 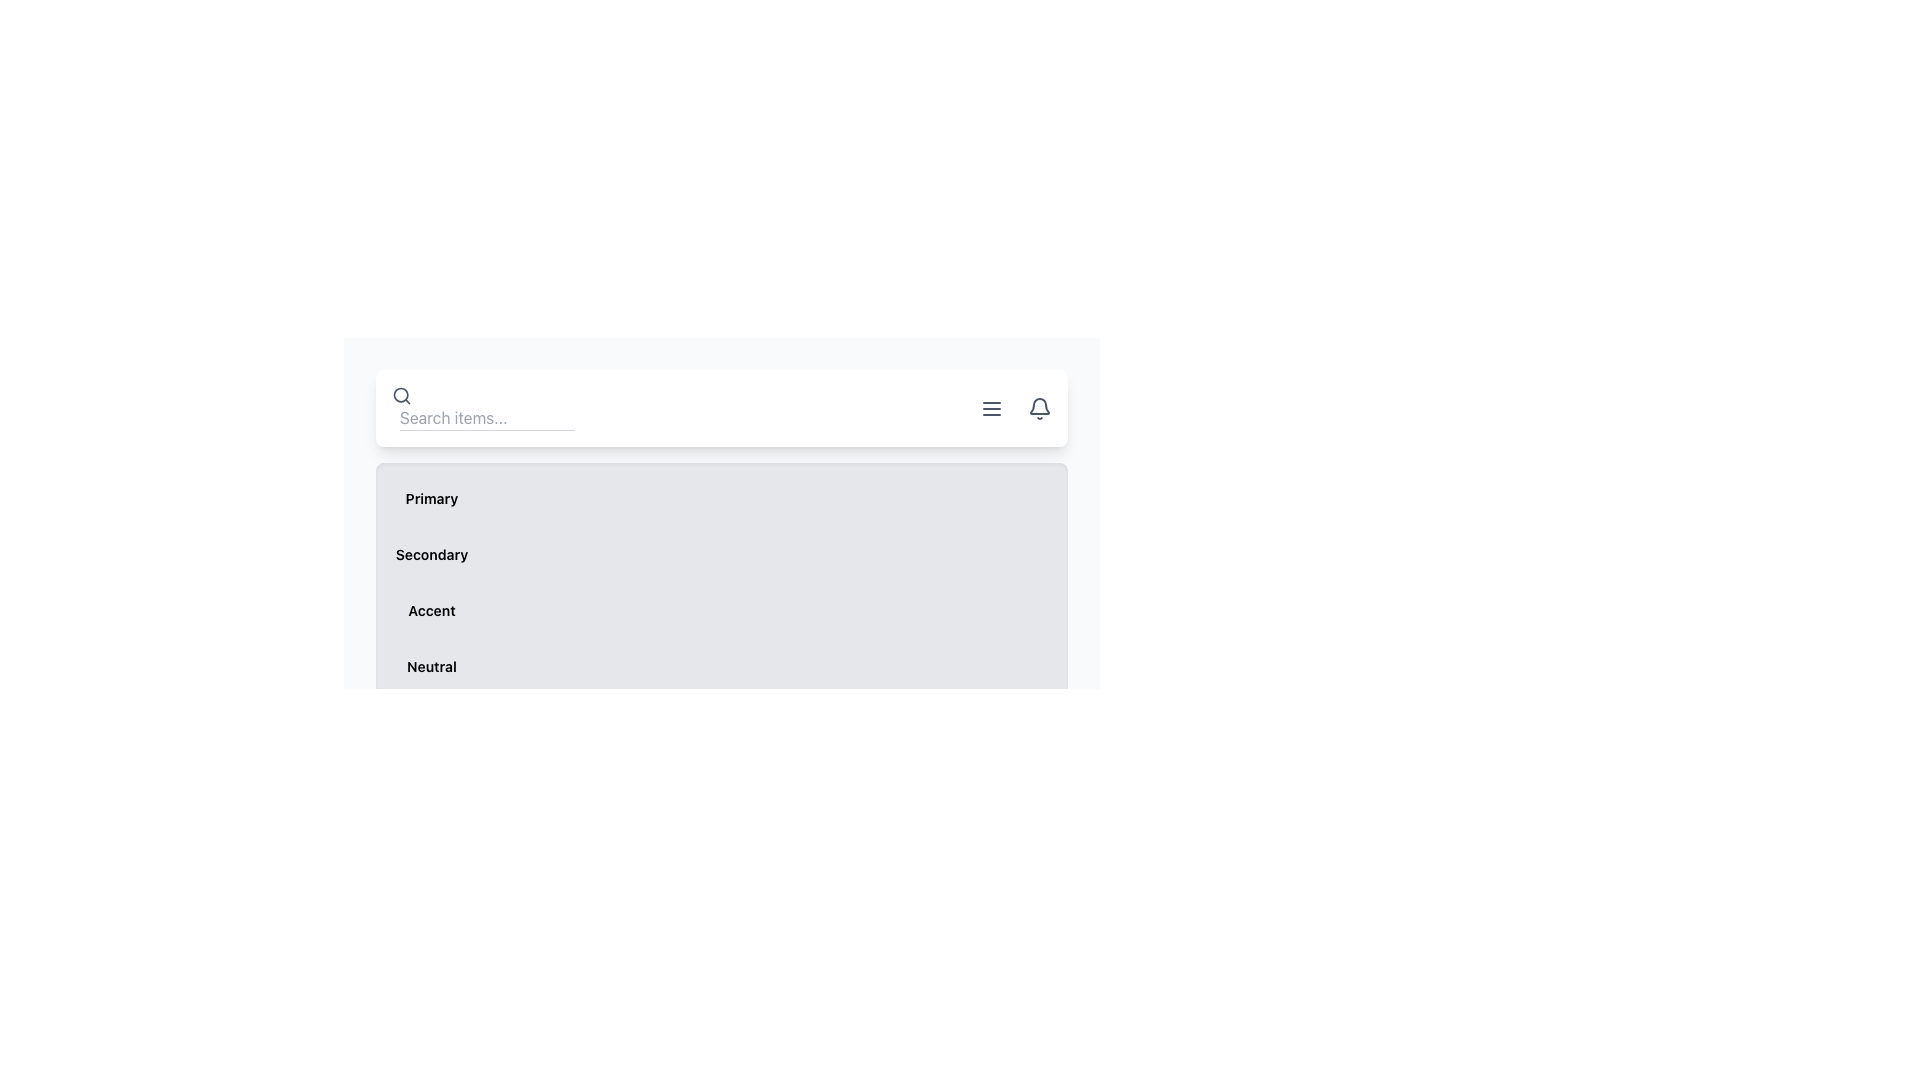 I want to click on the text input field with placeholder 'Search items...', so click(x=483, y=407).